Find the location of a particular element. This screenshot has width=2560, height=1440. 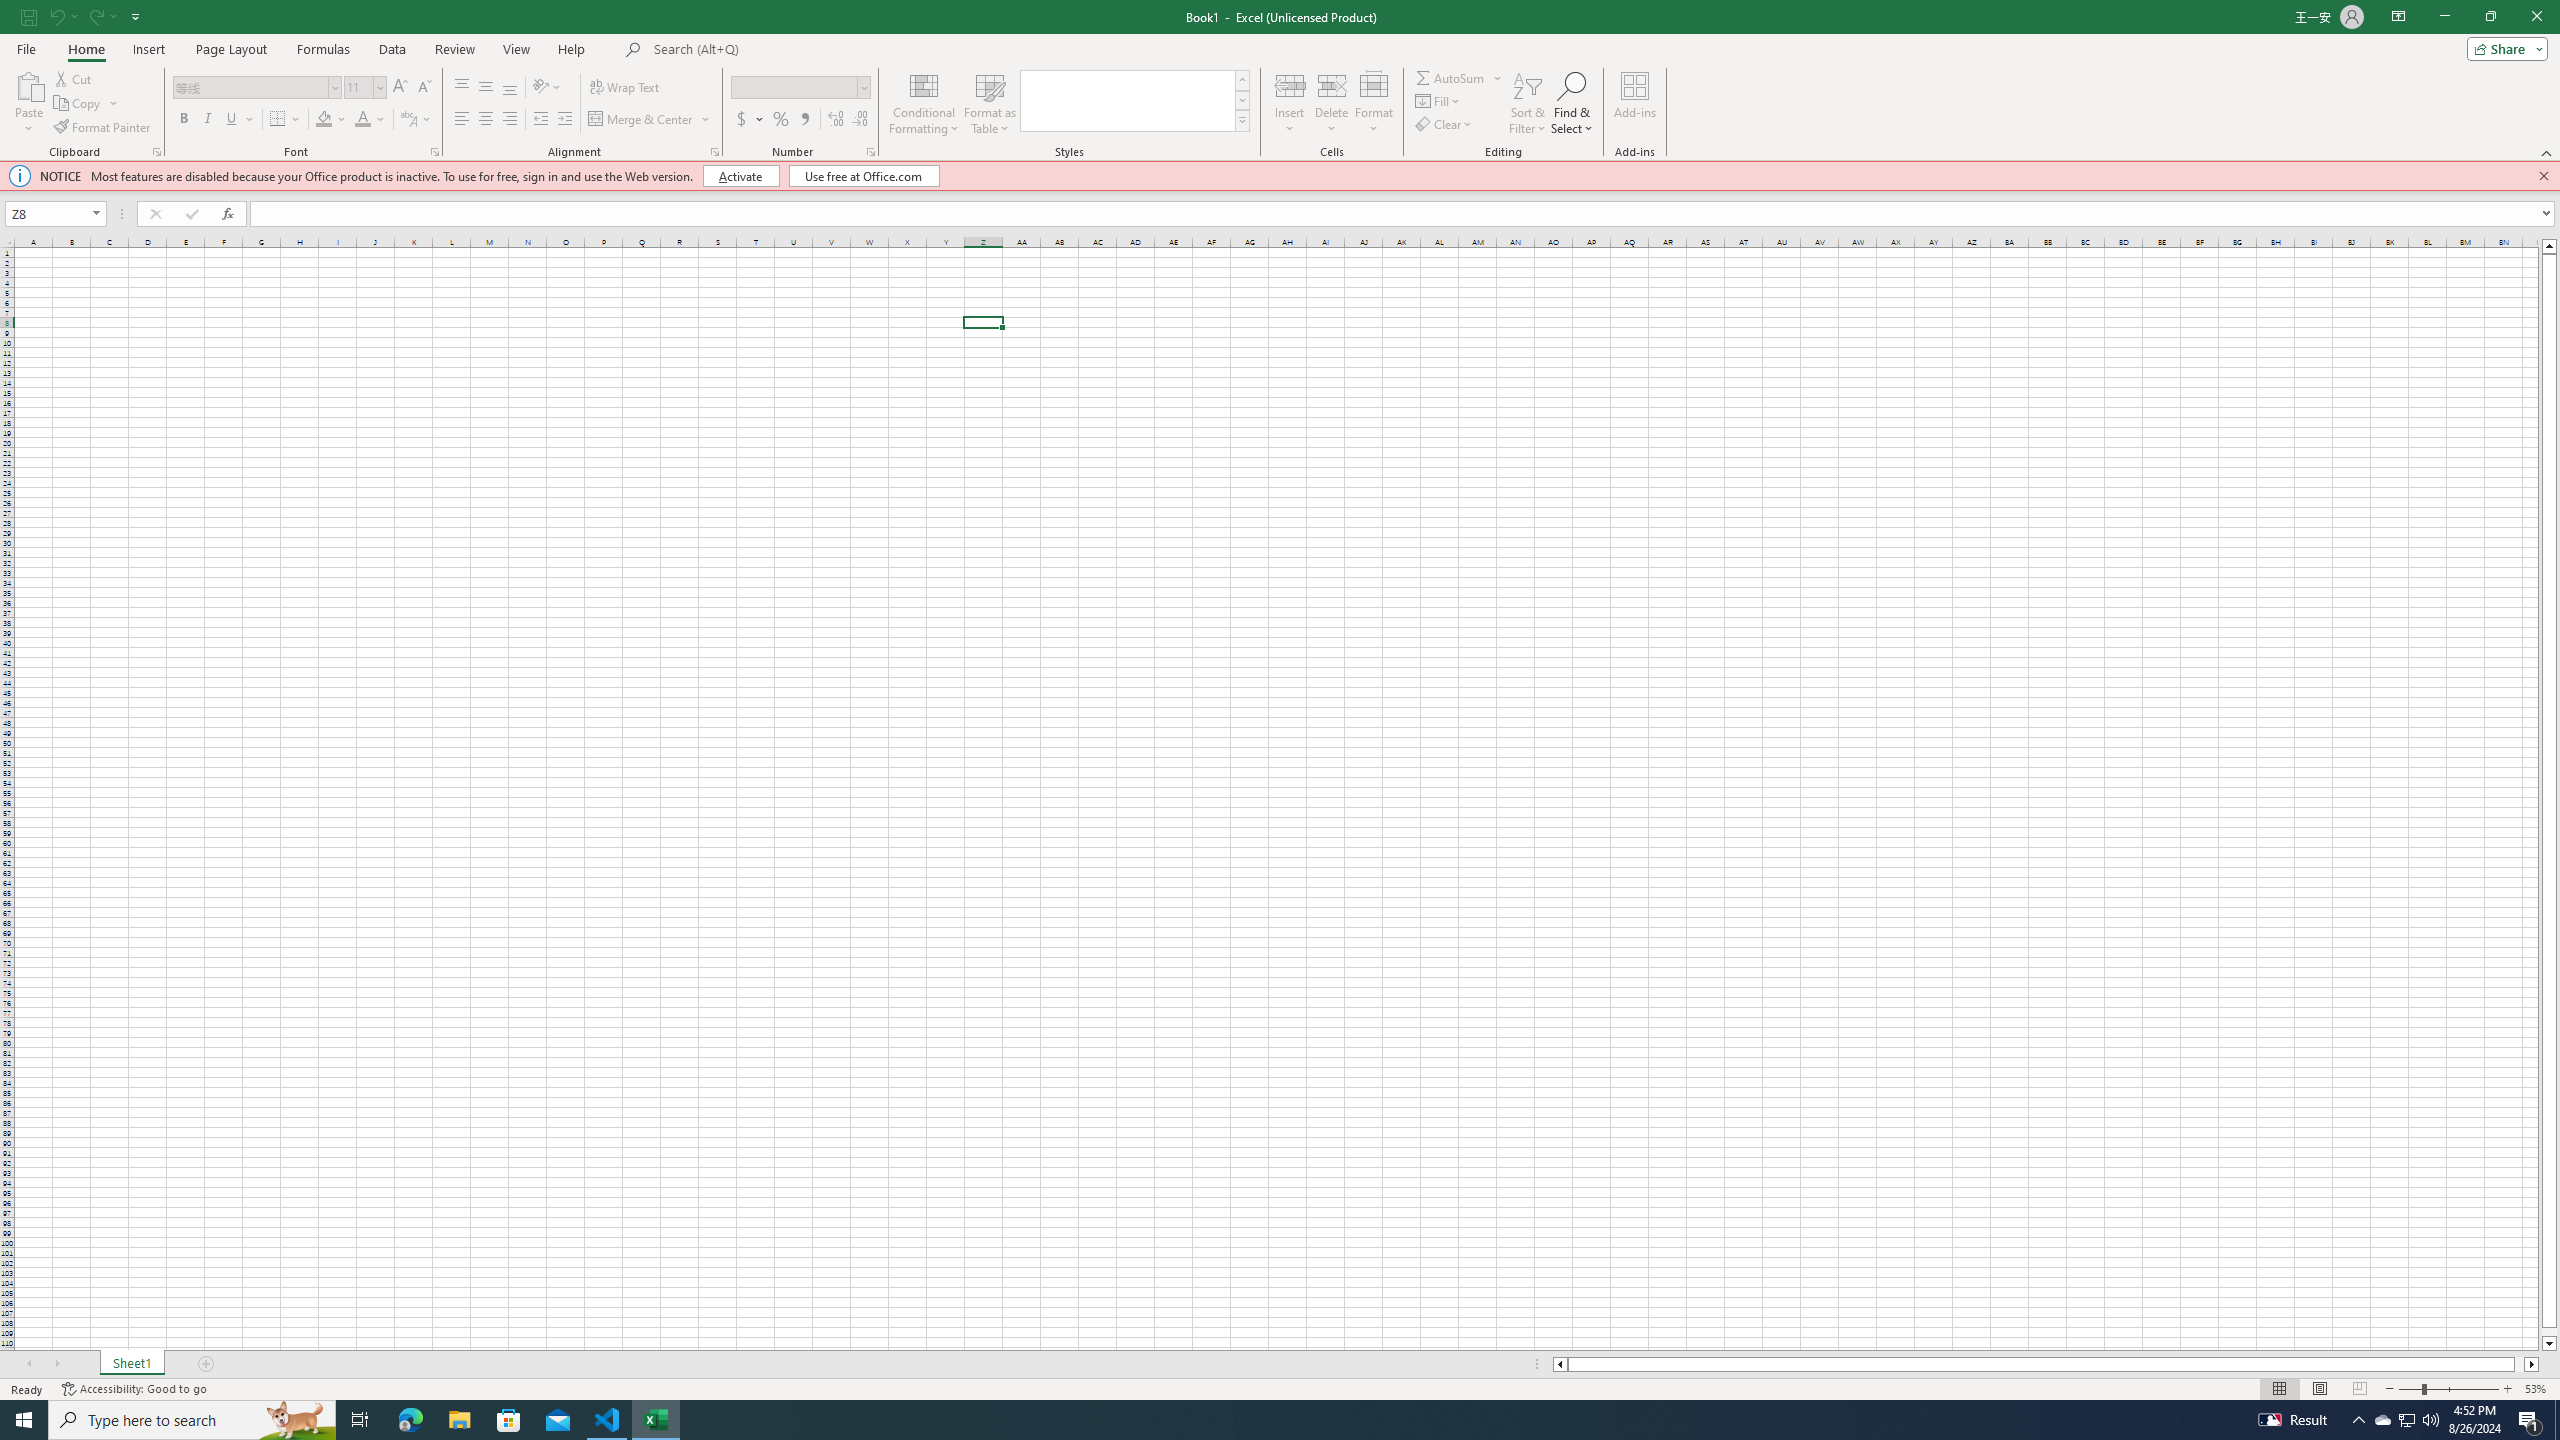

'Cell Styles' is located at coordinates (1240, 119).